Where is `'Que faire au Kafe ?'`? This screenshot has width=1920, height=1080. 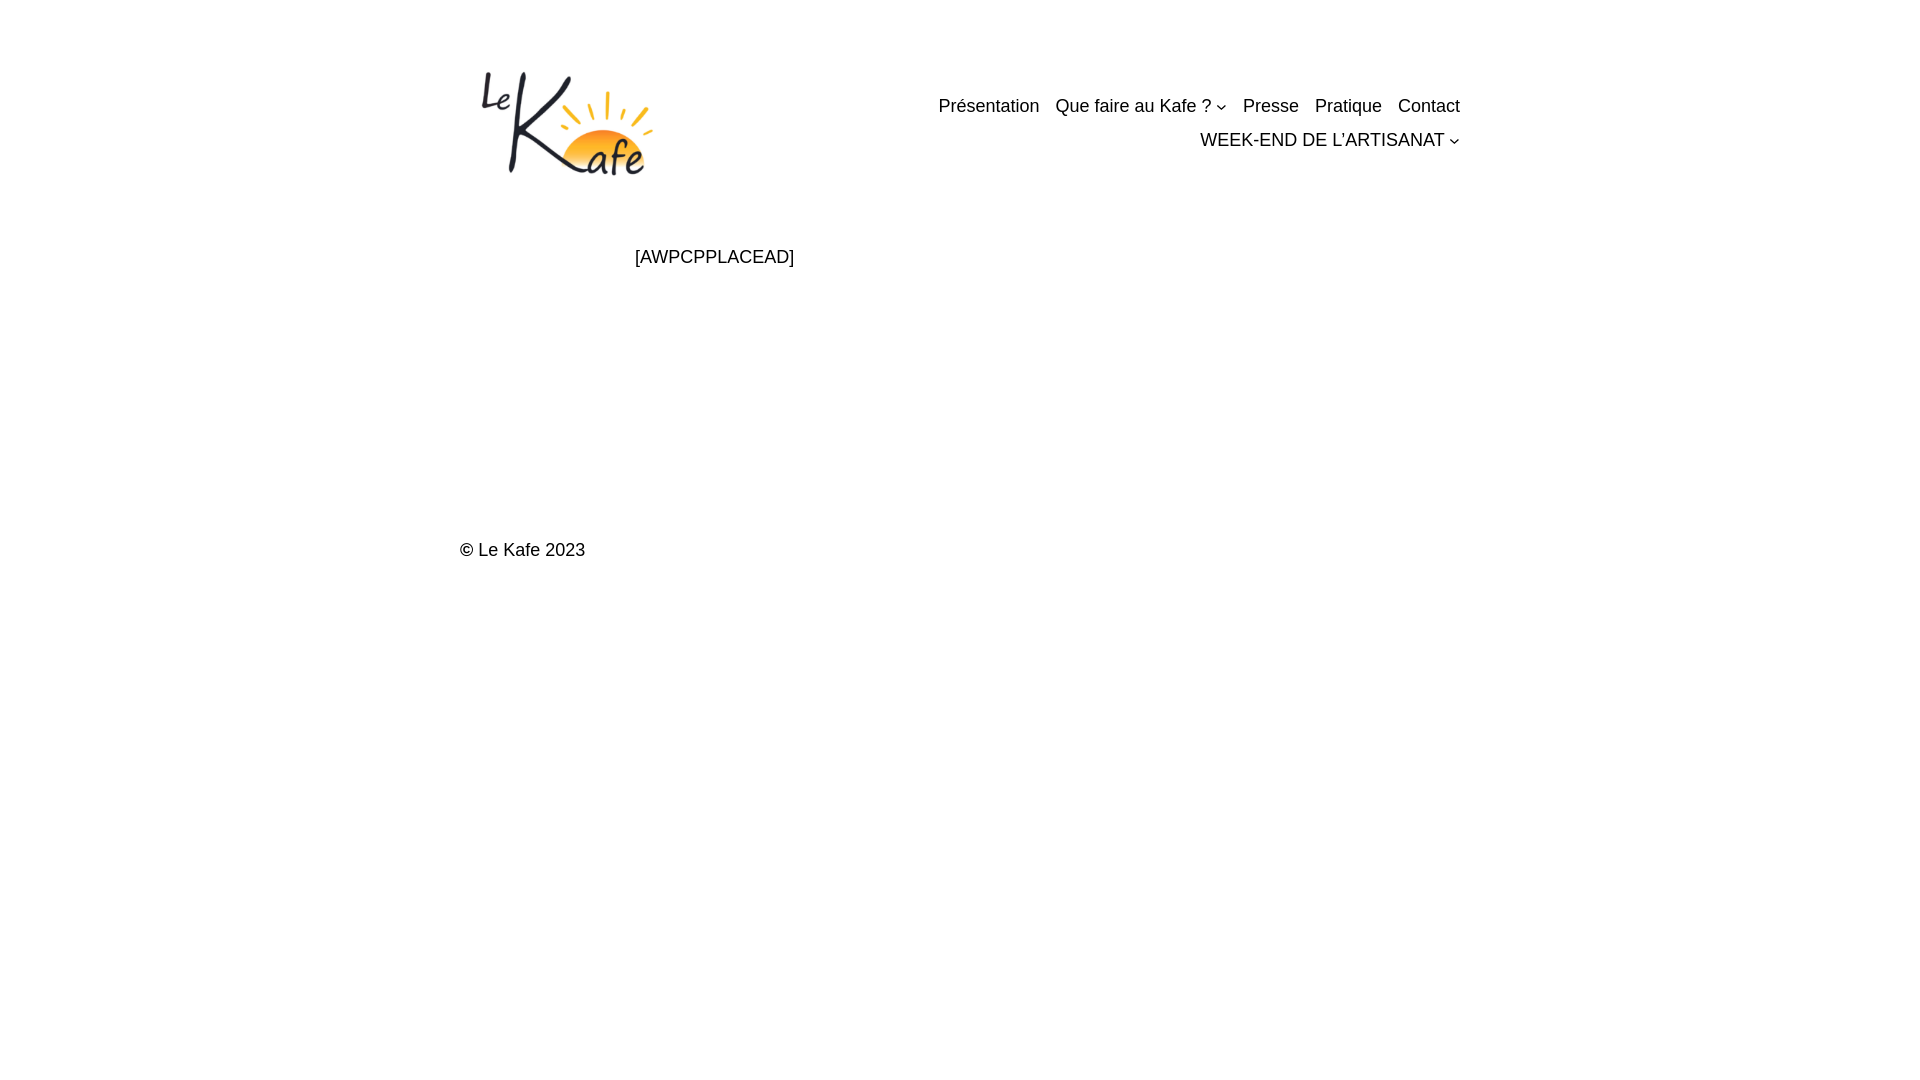
'Que faire au Kafe ?' is located at coordinates (1132, 105).